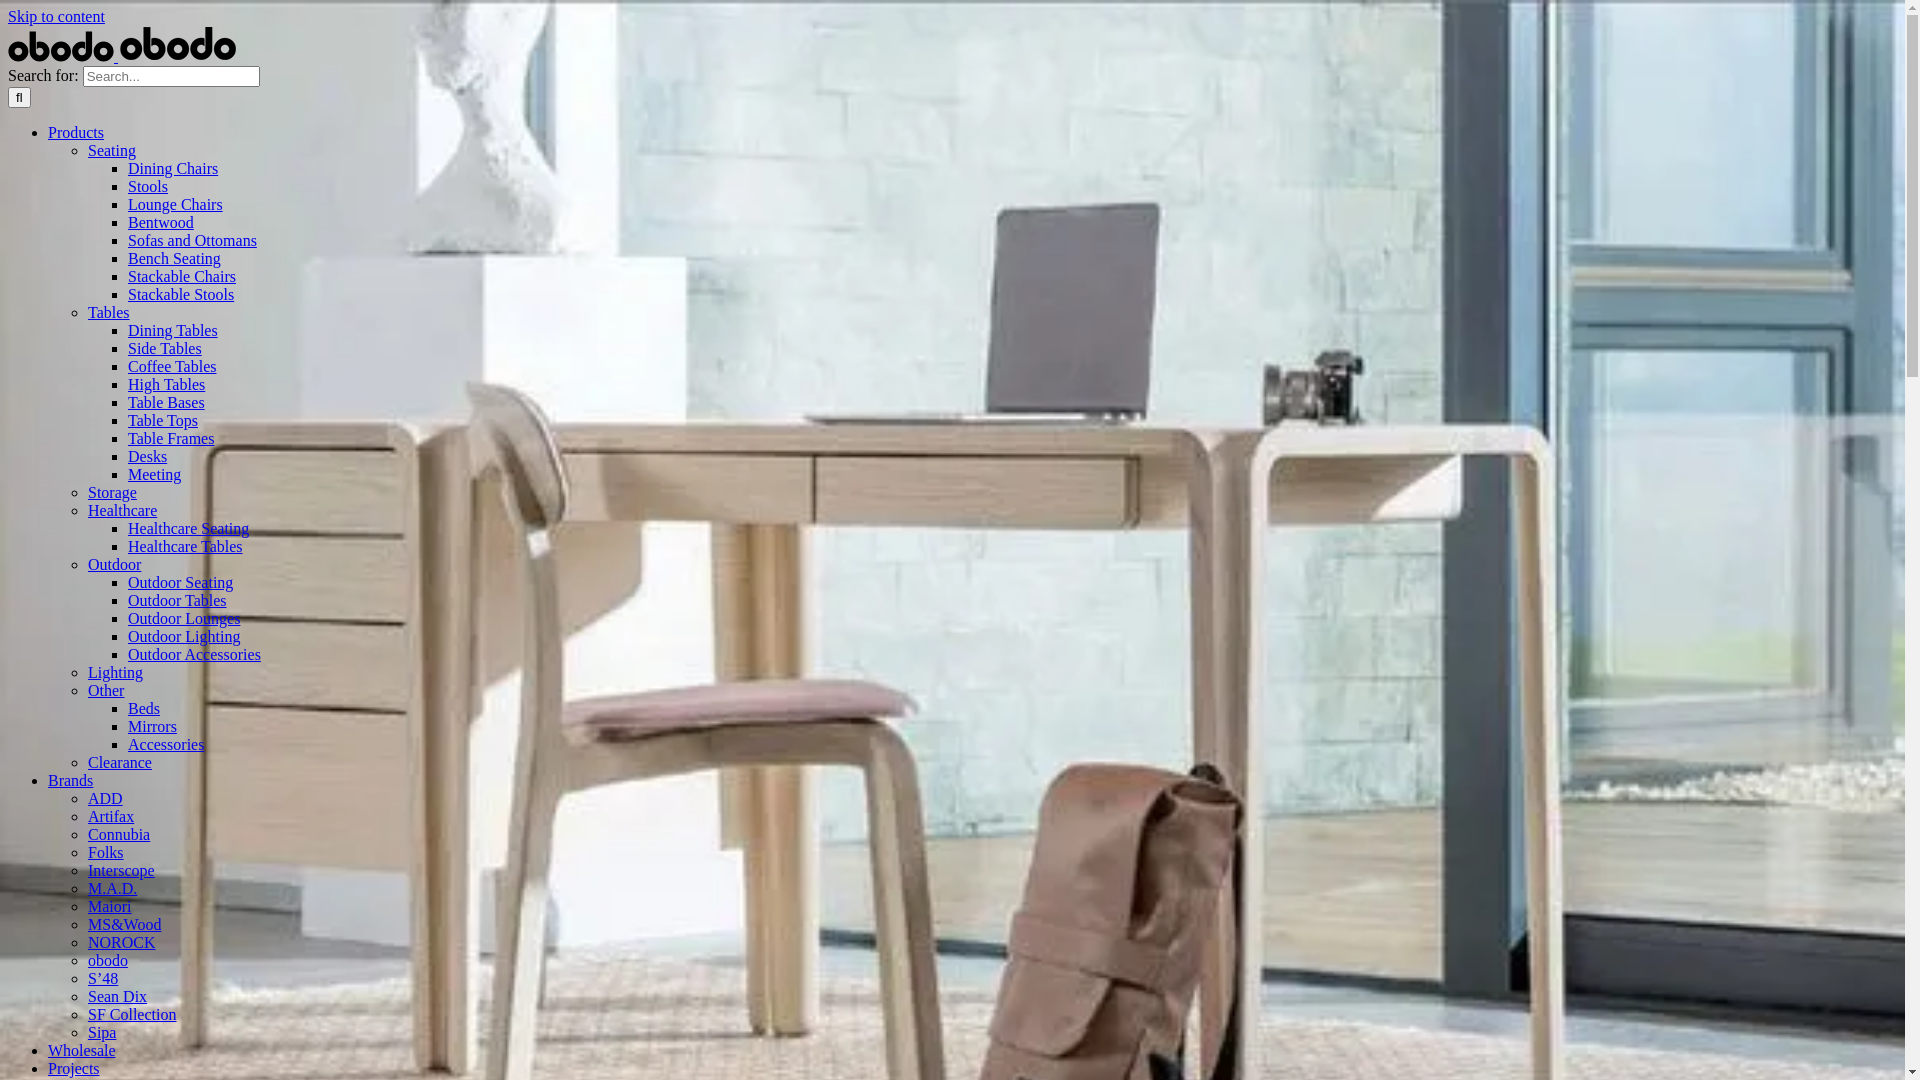 This screenshot has width=1920, height=1080. I want to click on 'Wholesale', so click(48, 1049).